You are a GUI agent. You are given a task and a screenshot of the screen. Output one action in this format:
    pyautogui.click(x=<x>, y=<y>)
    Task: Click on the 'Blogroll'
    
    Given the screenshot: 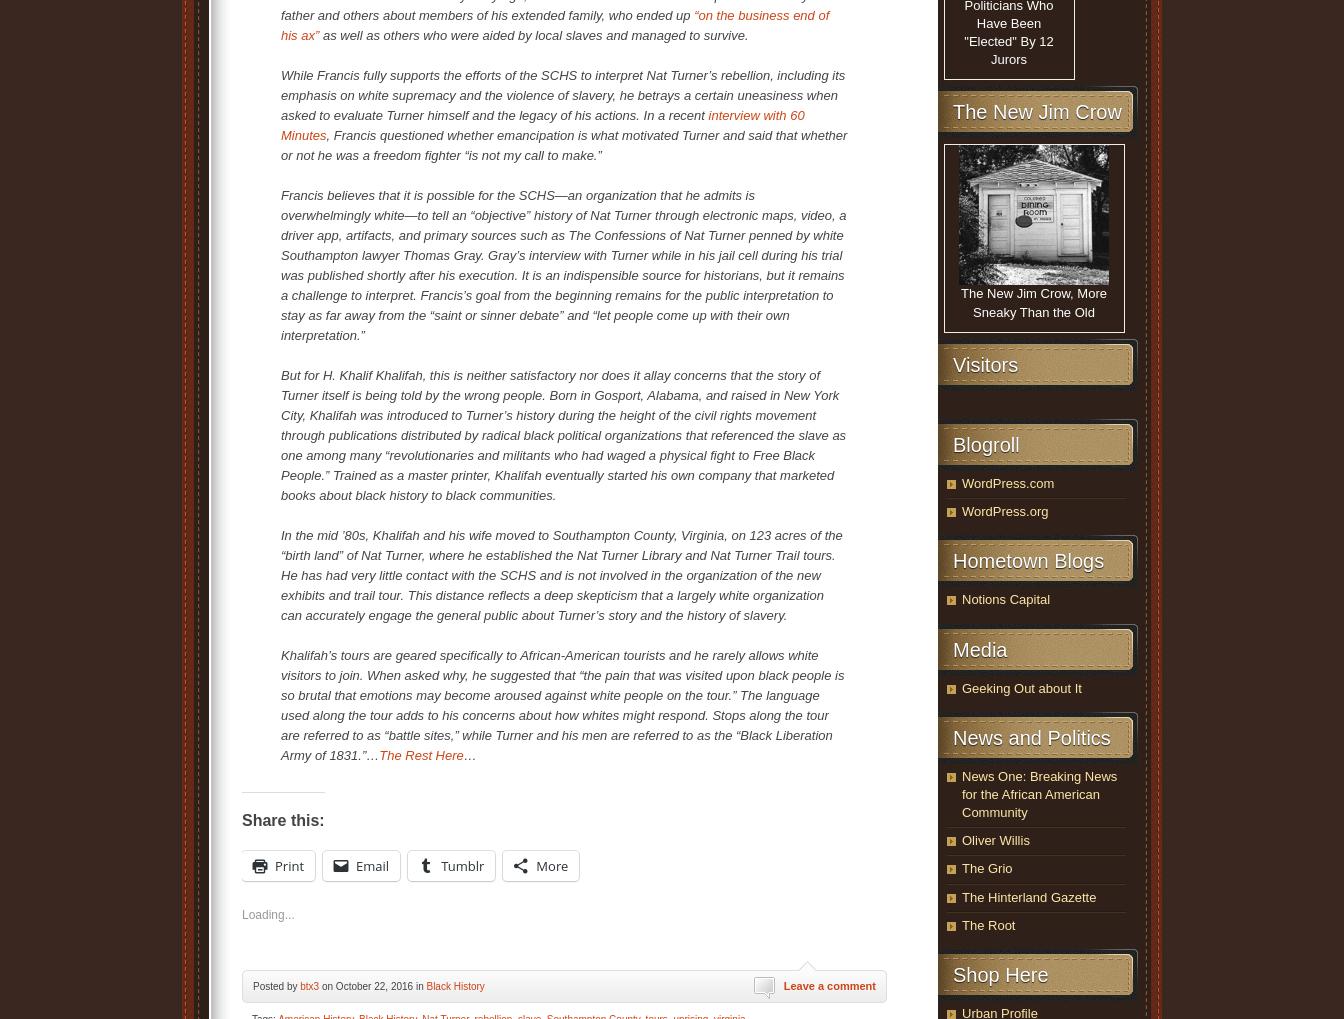 What is the action you would take?
    pyautogui.click(x=985, y=443)
    